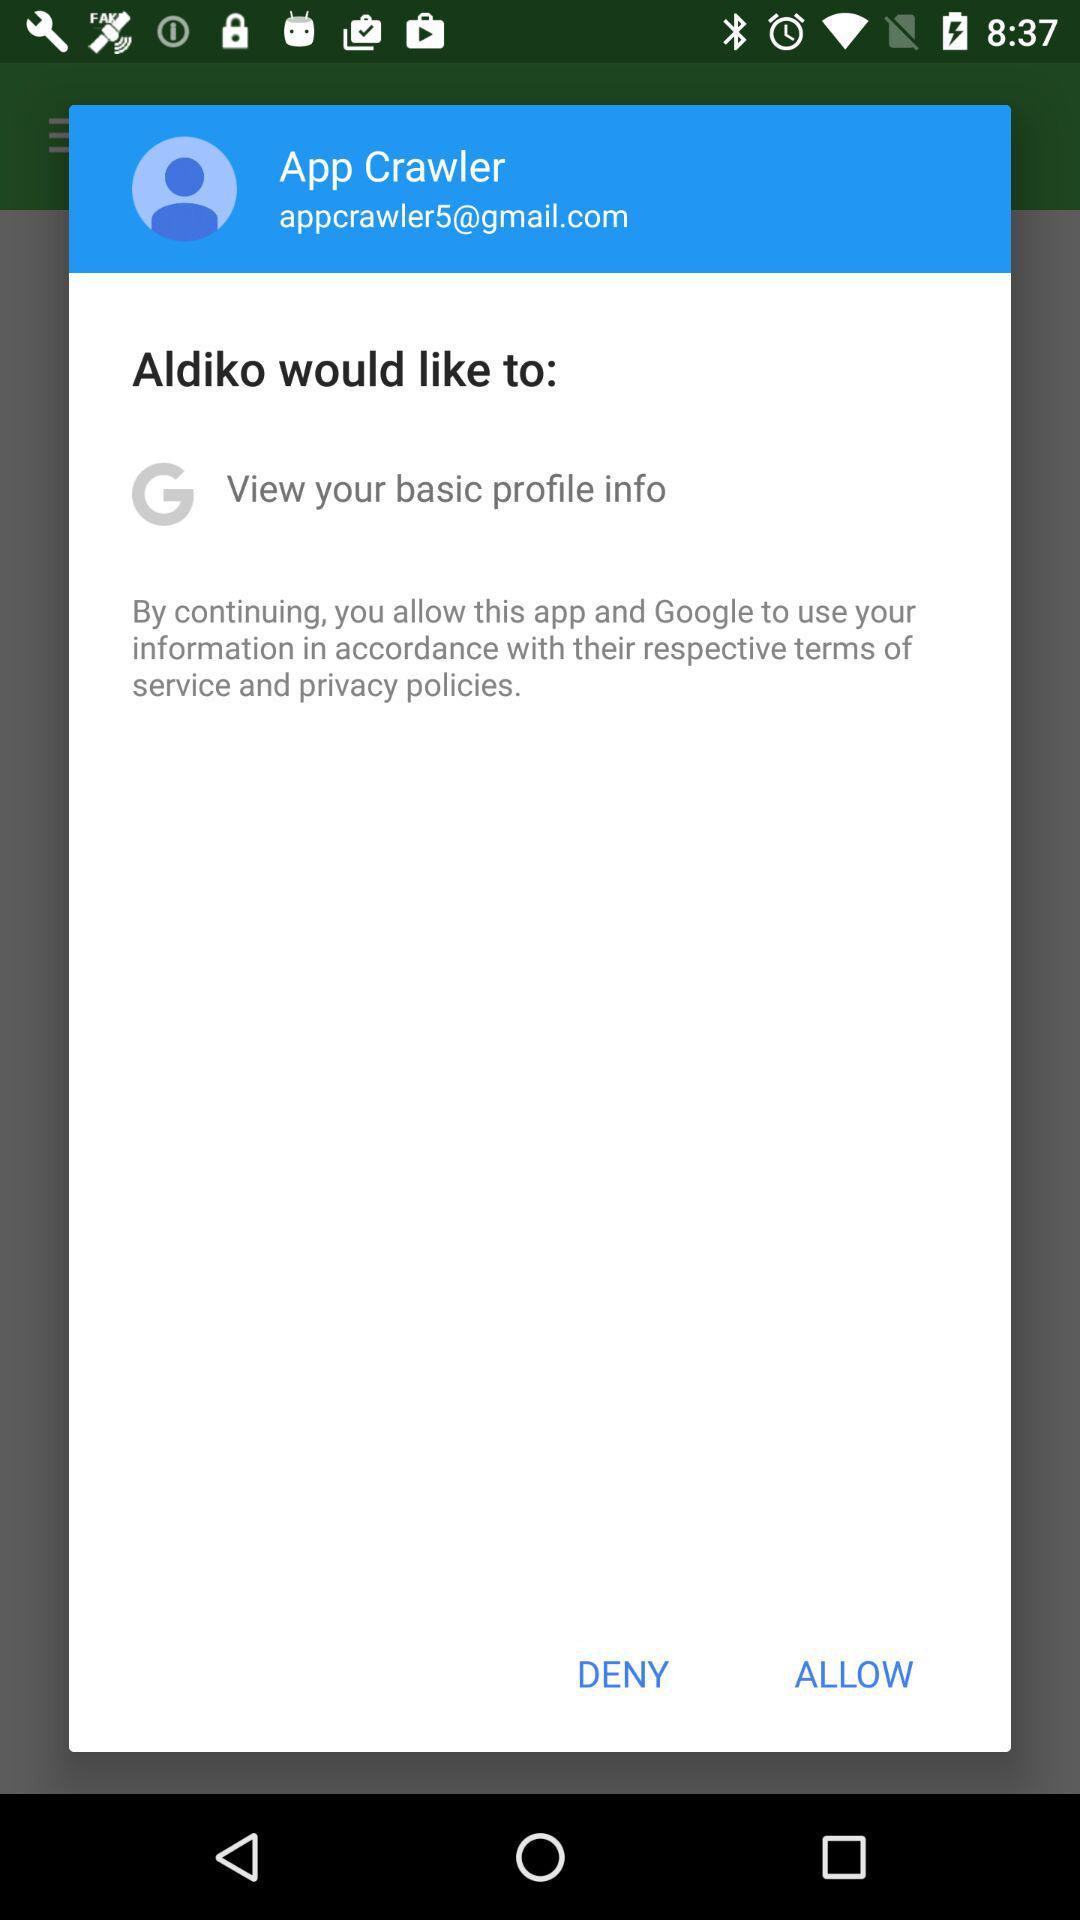 This screenshot has height=1920, width=1080. What do you see at coordinates (392, 164) in the screenshot?
I see `app crawler item` at bounding box center [392, 164].